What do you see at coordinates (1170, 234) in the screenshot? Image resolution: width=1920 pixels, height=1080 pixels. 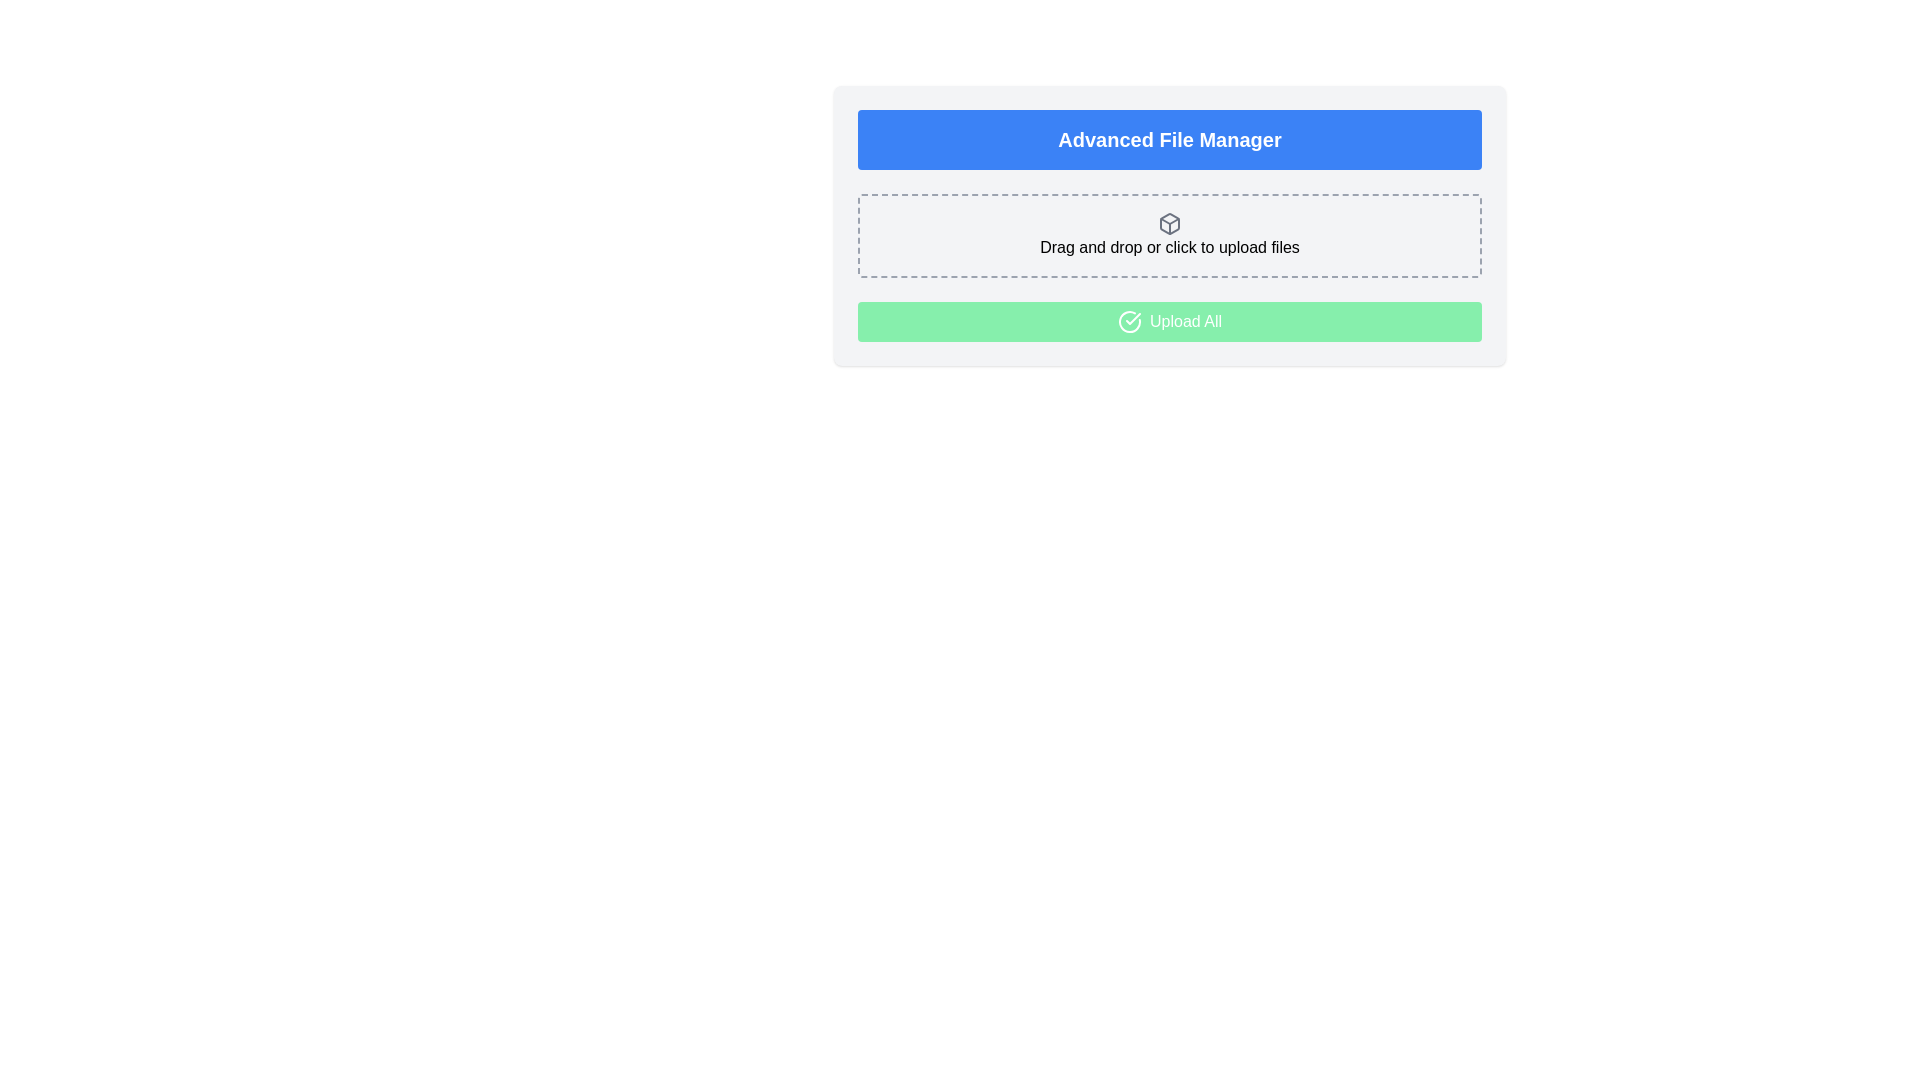 I see `the Dropzone area within the 'Advanced File Manager' section` at bounding box center [1170, 234].